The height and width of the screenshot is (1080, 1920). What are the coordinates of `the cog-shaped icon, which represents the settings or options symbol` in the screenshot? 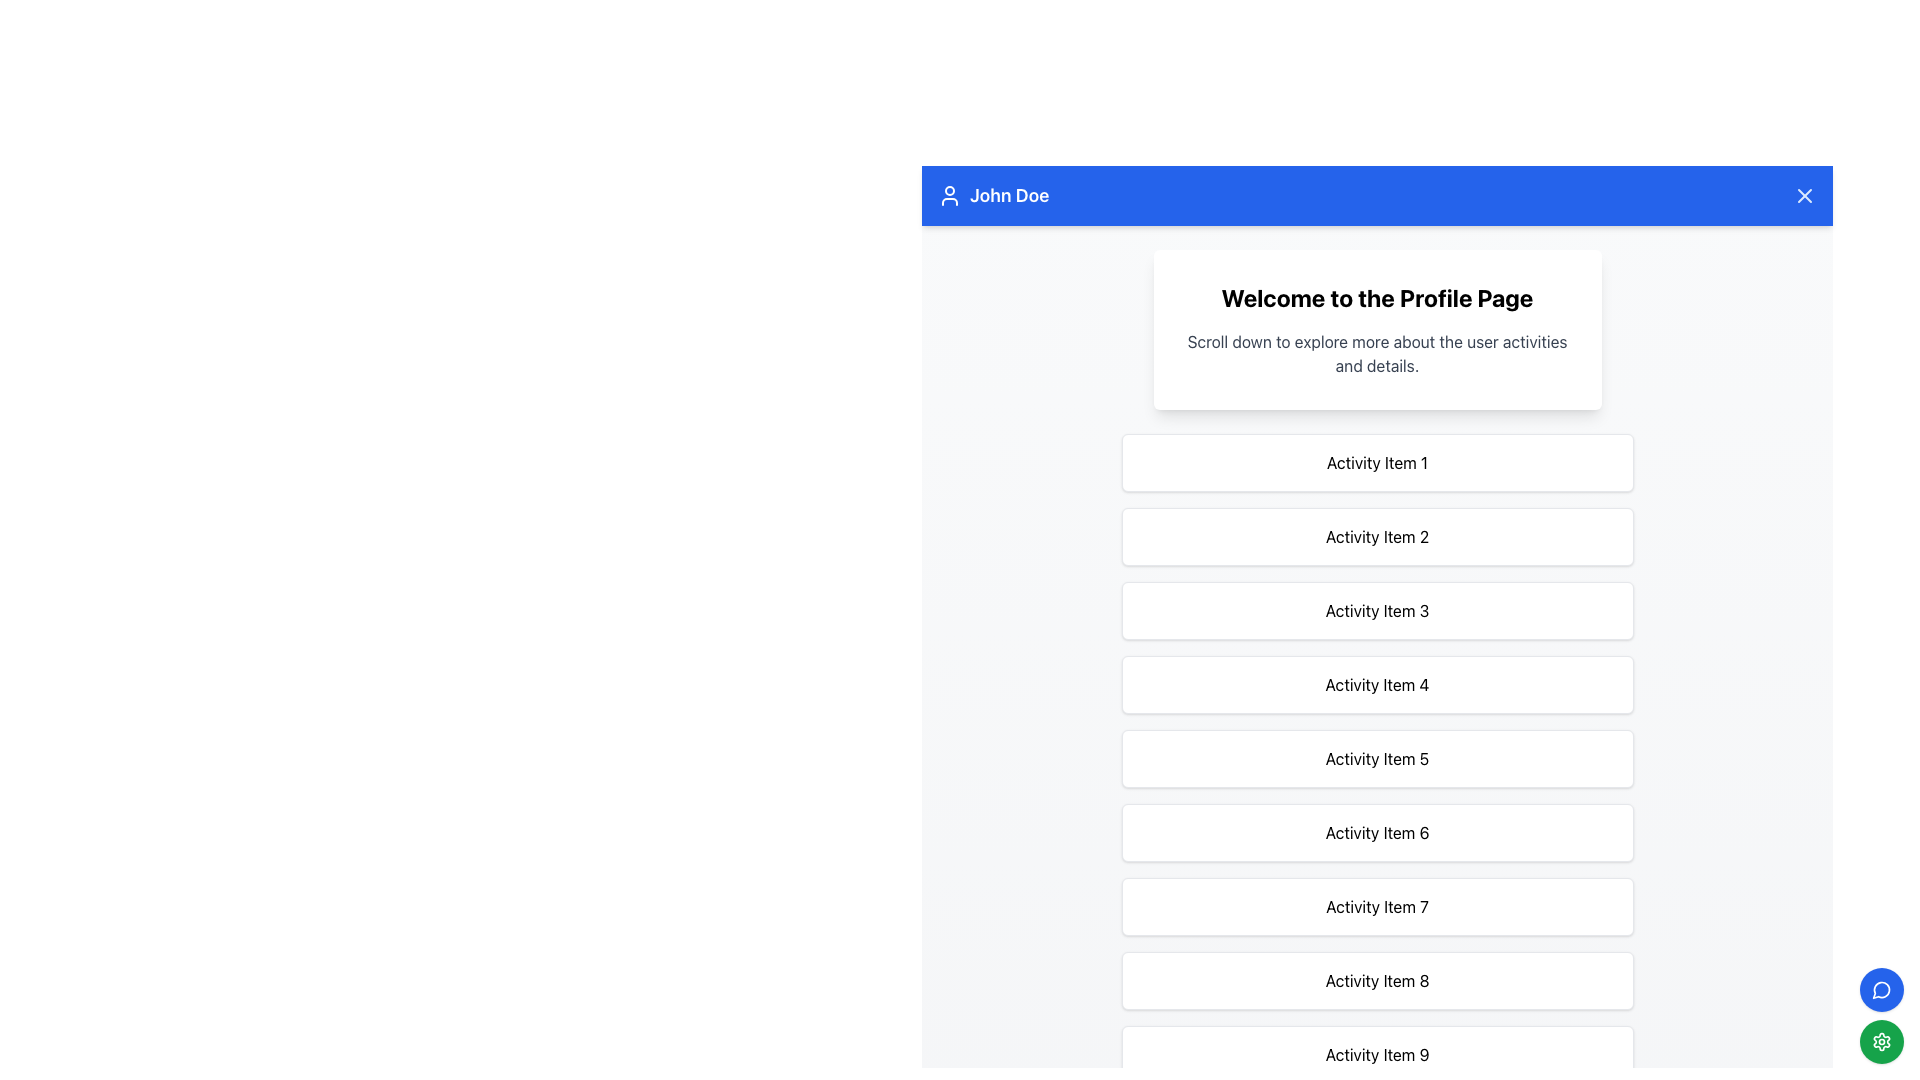 It's located at (1880, 1040).